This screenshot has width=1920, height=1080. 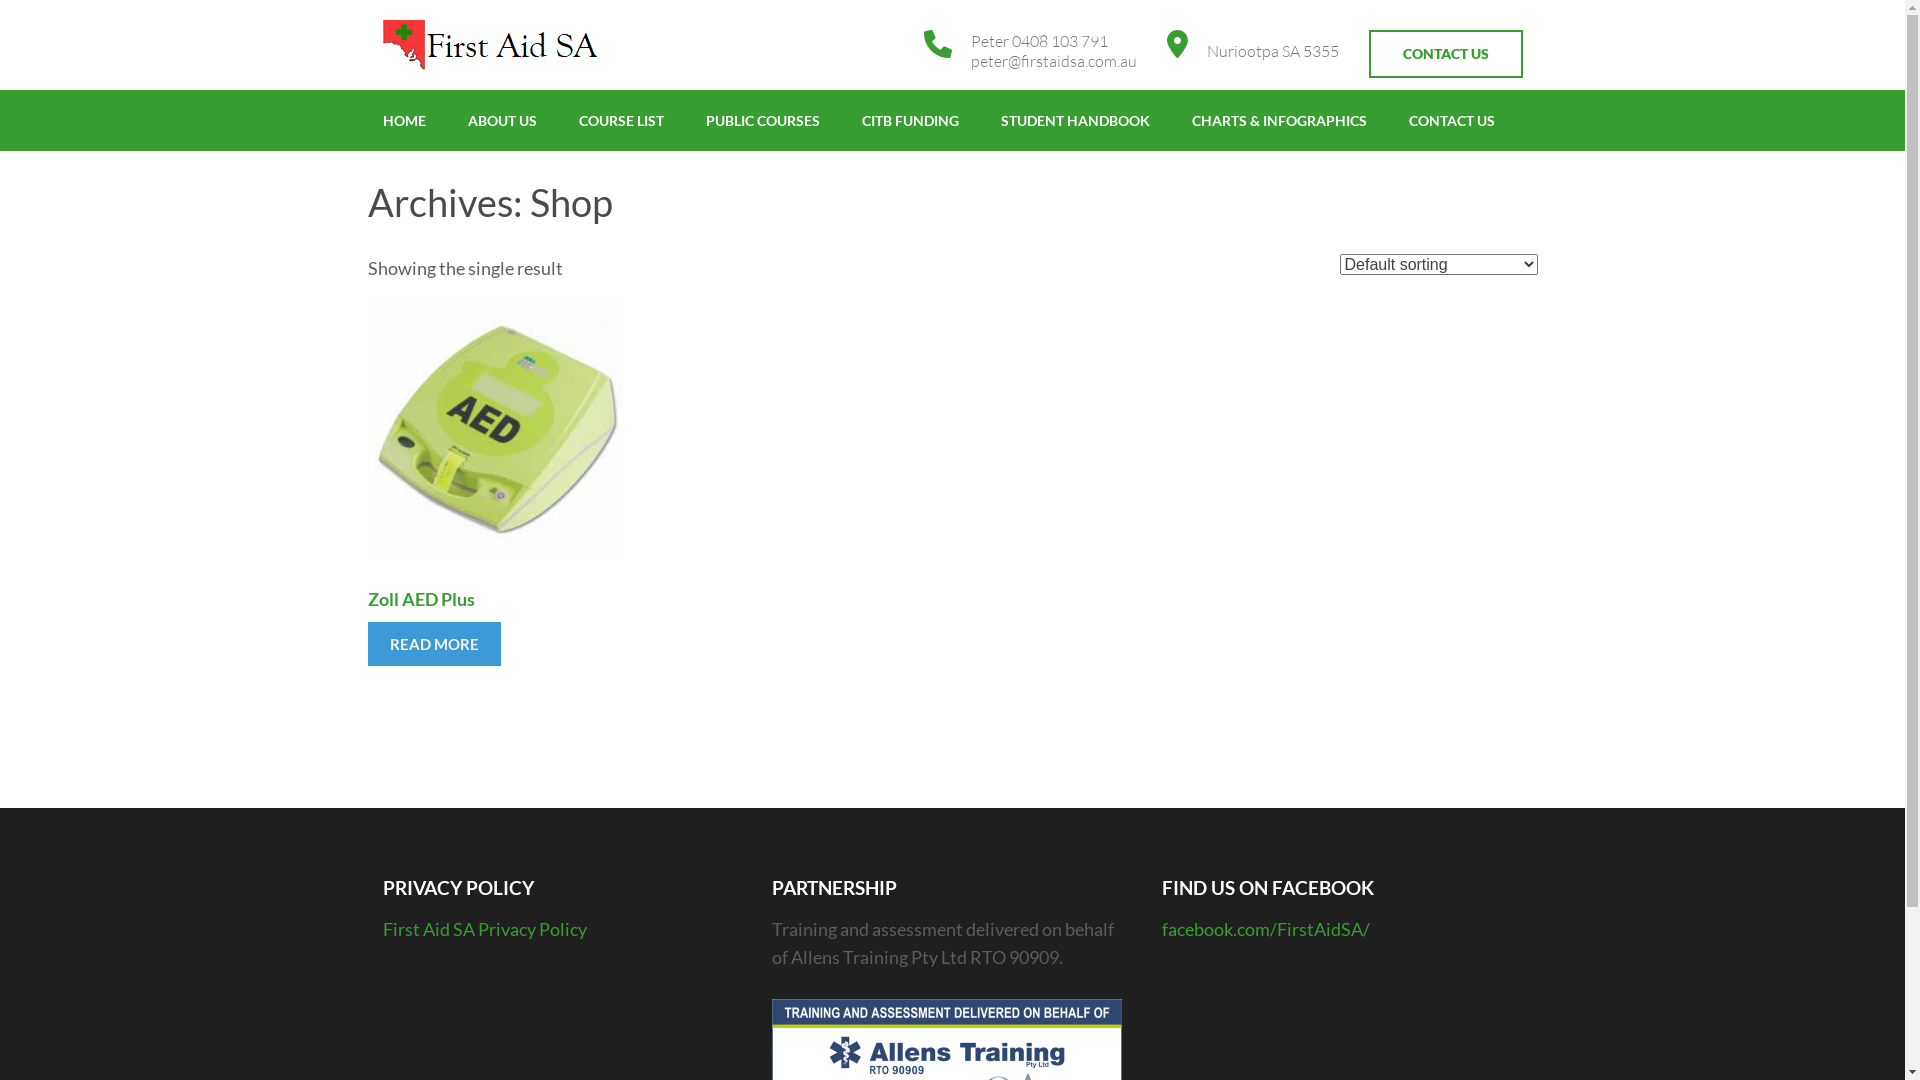 What do you see at coordinates (1073, 120) in the screenshot?
I see `'STUDENT HANDBOOK'` at bounding box center [1073, 120].